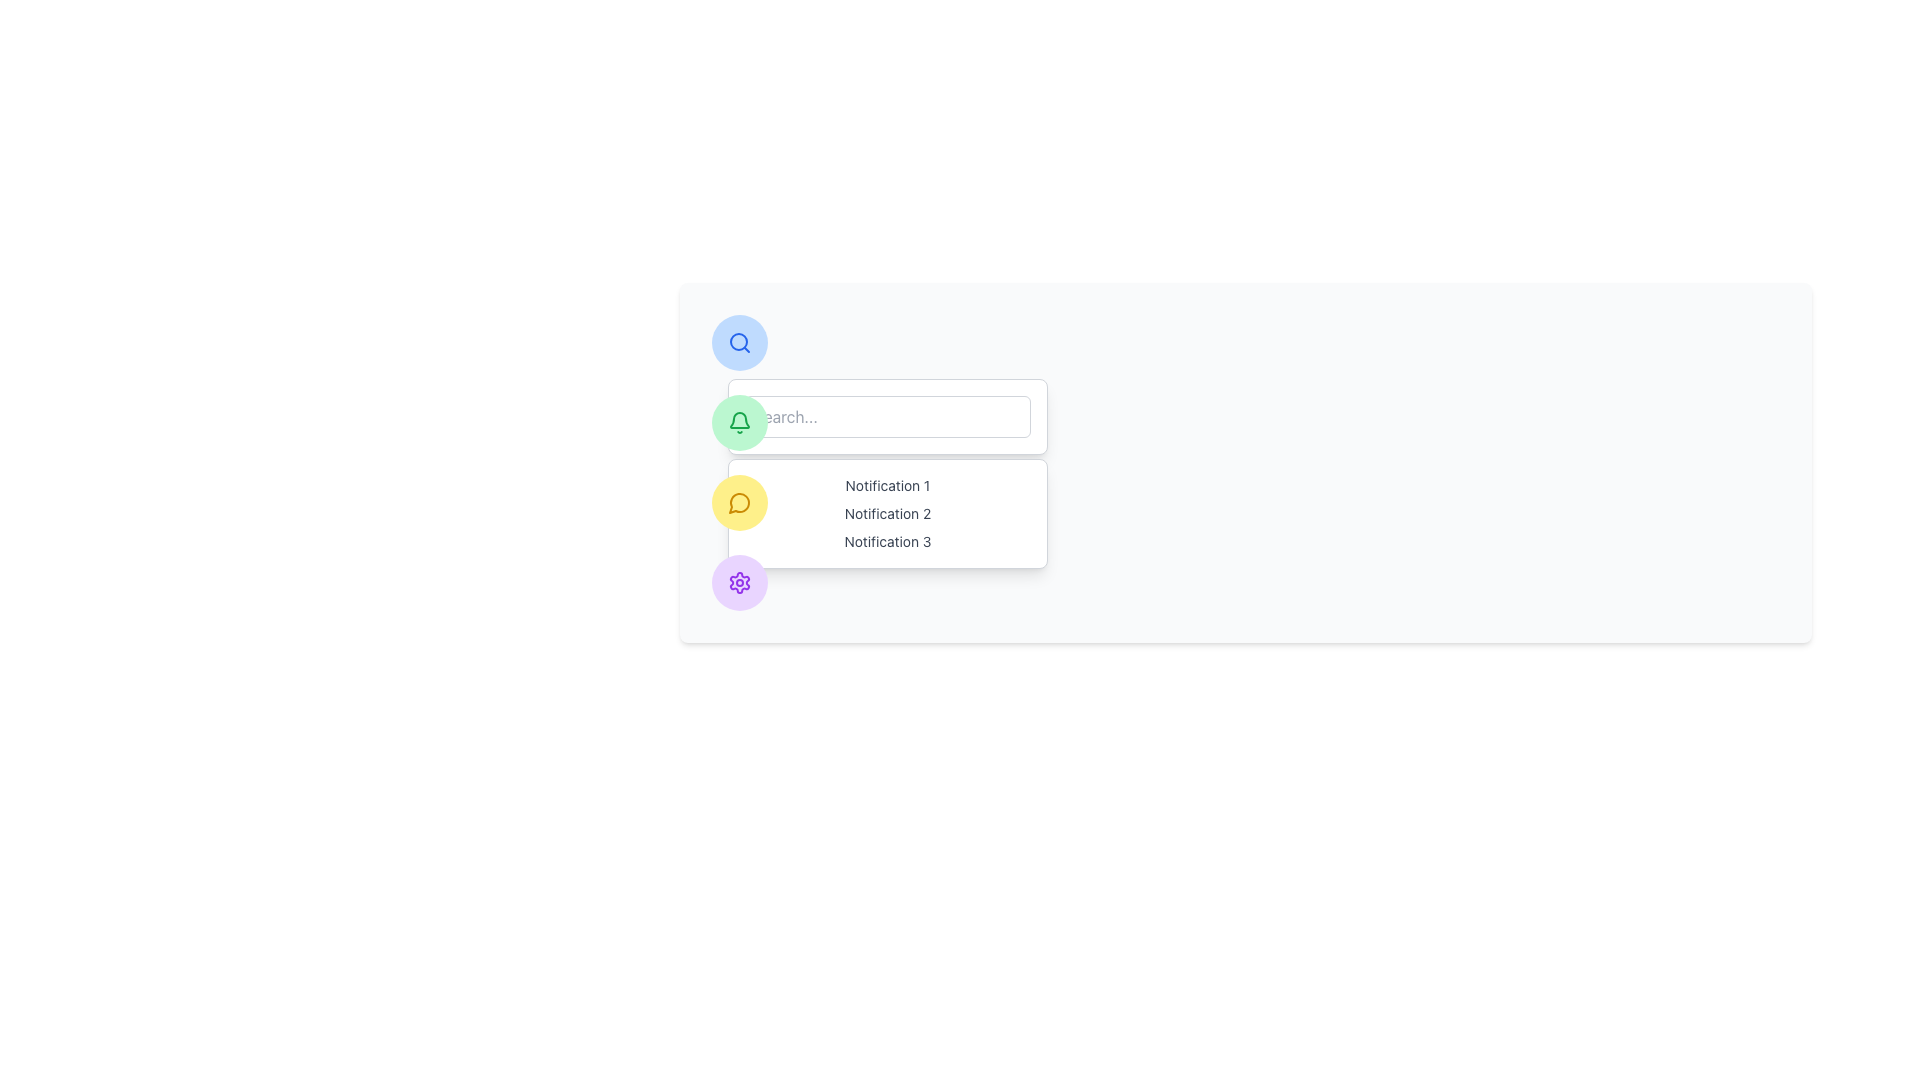  Describe the element at coordinates (738, 342) in the screenshot. I see `the rounded light blue button with a dark blue magnifying glass icon to observe the style changes` at that location.